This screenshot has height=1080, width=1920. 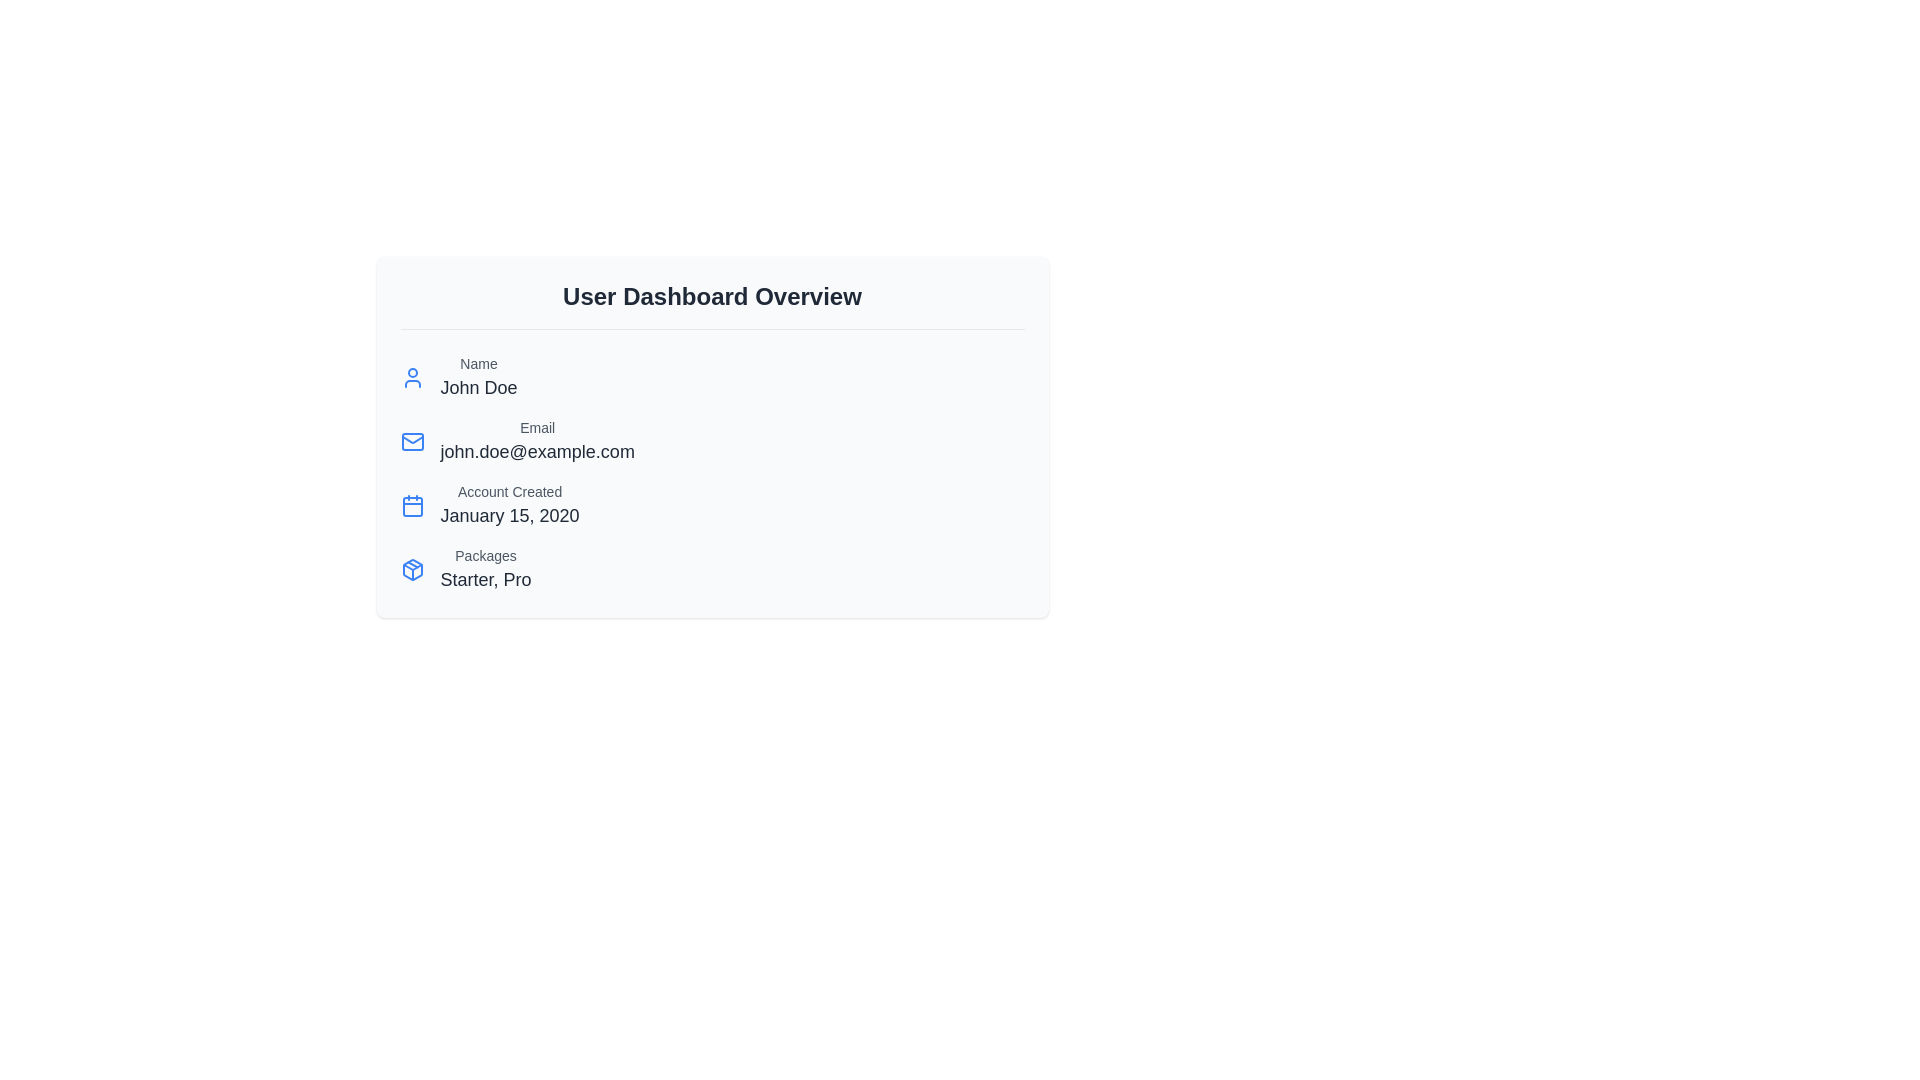 I want to click on the text label that describes the packages section, located beneath the 'Account Created' header in the user dashboard overview, so click(x=485, y=555).